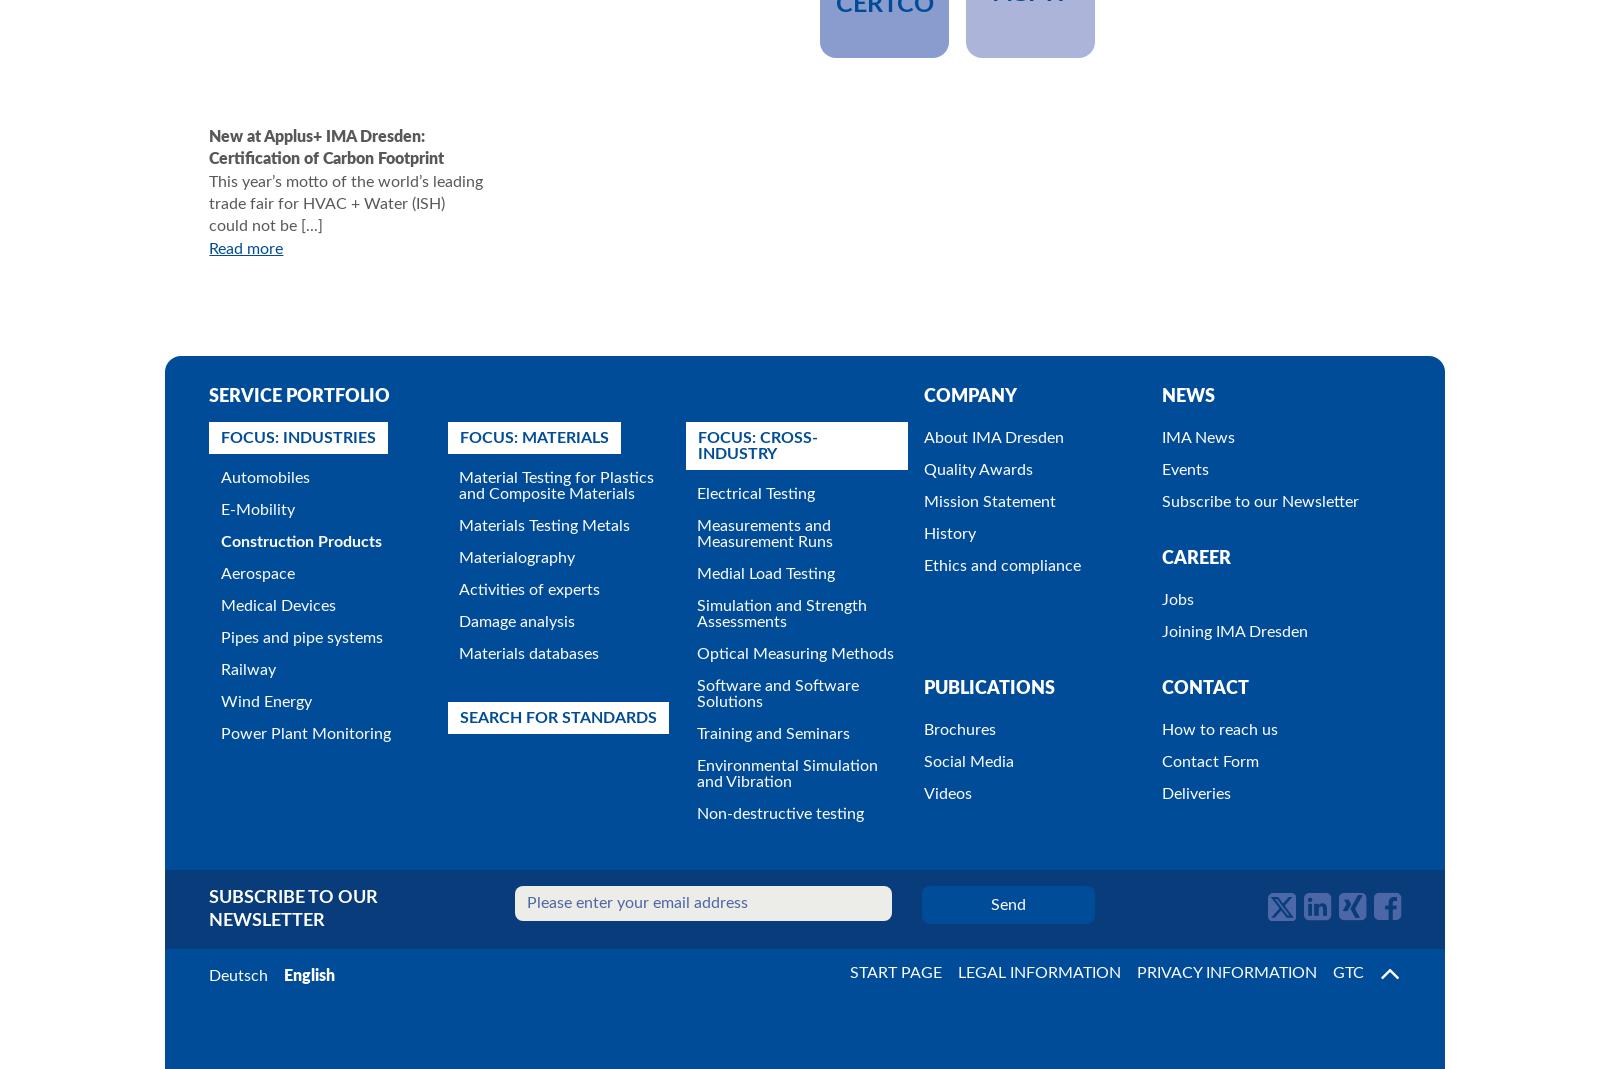 The image size is (1610, 1069). I want to click on 'Jobs', so click(1161, 598).